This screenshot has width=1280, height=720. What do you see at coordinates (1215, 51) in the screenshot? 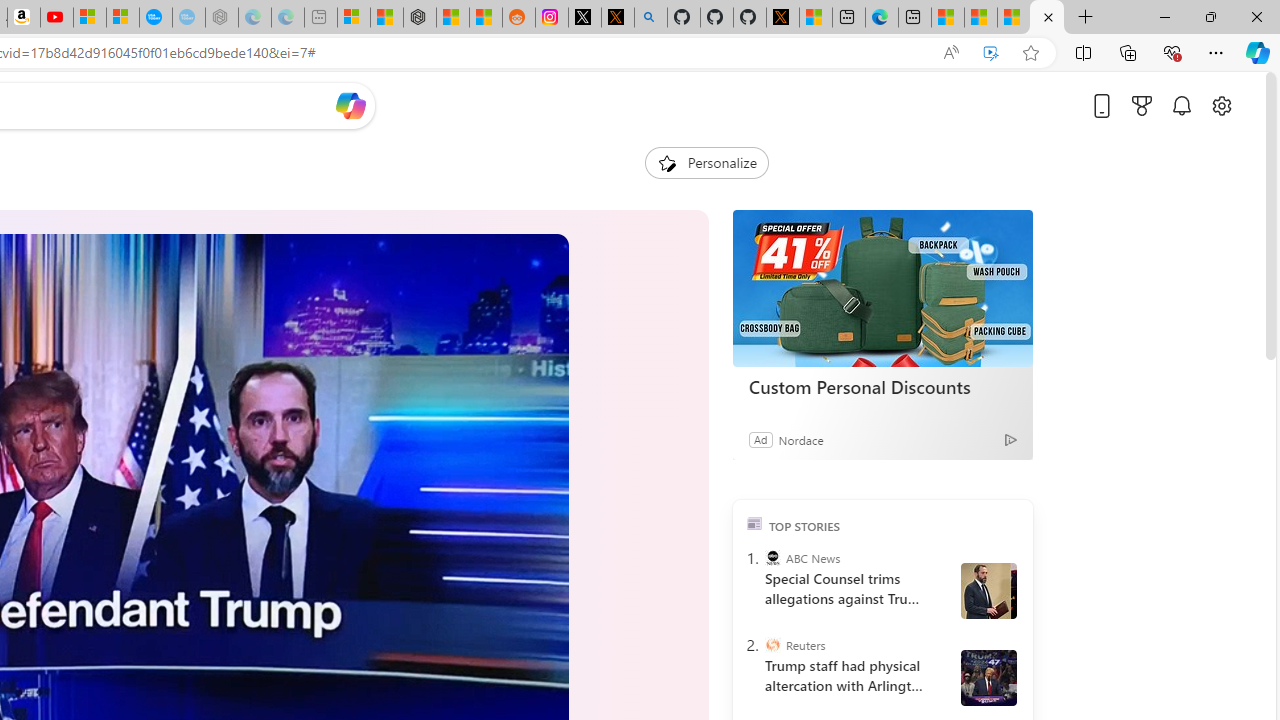
I see `'Settings and more (Alt+F)'` at bounding box center [1215, 51].